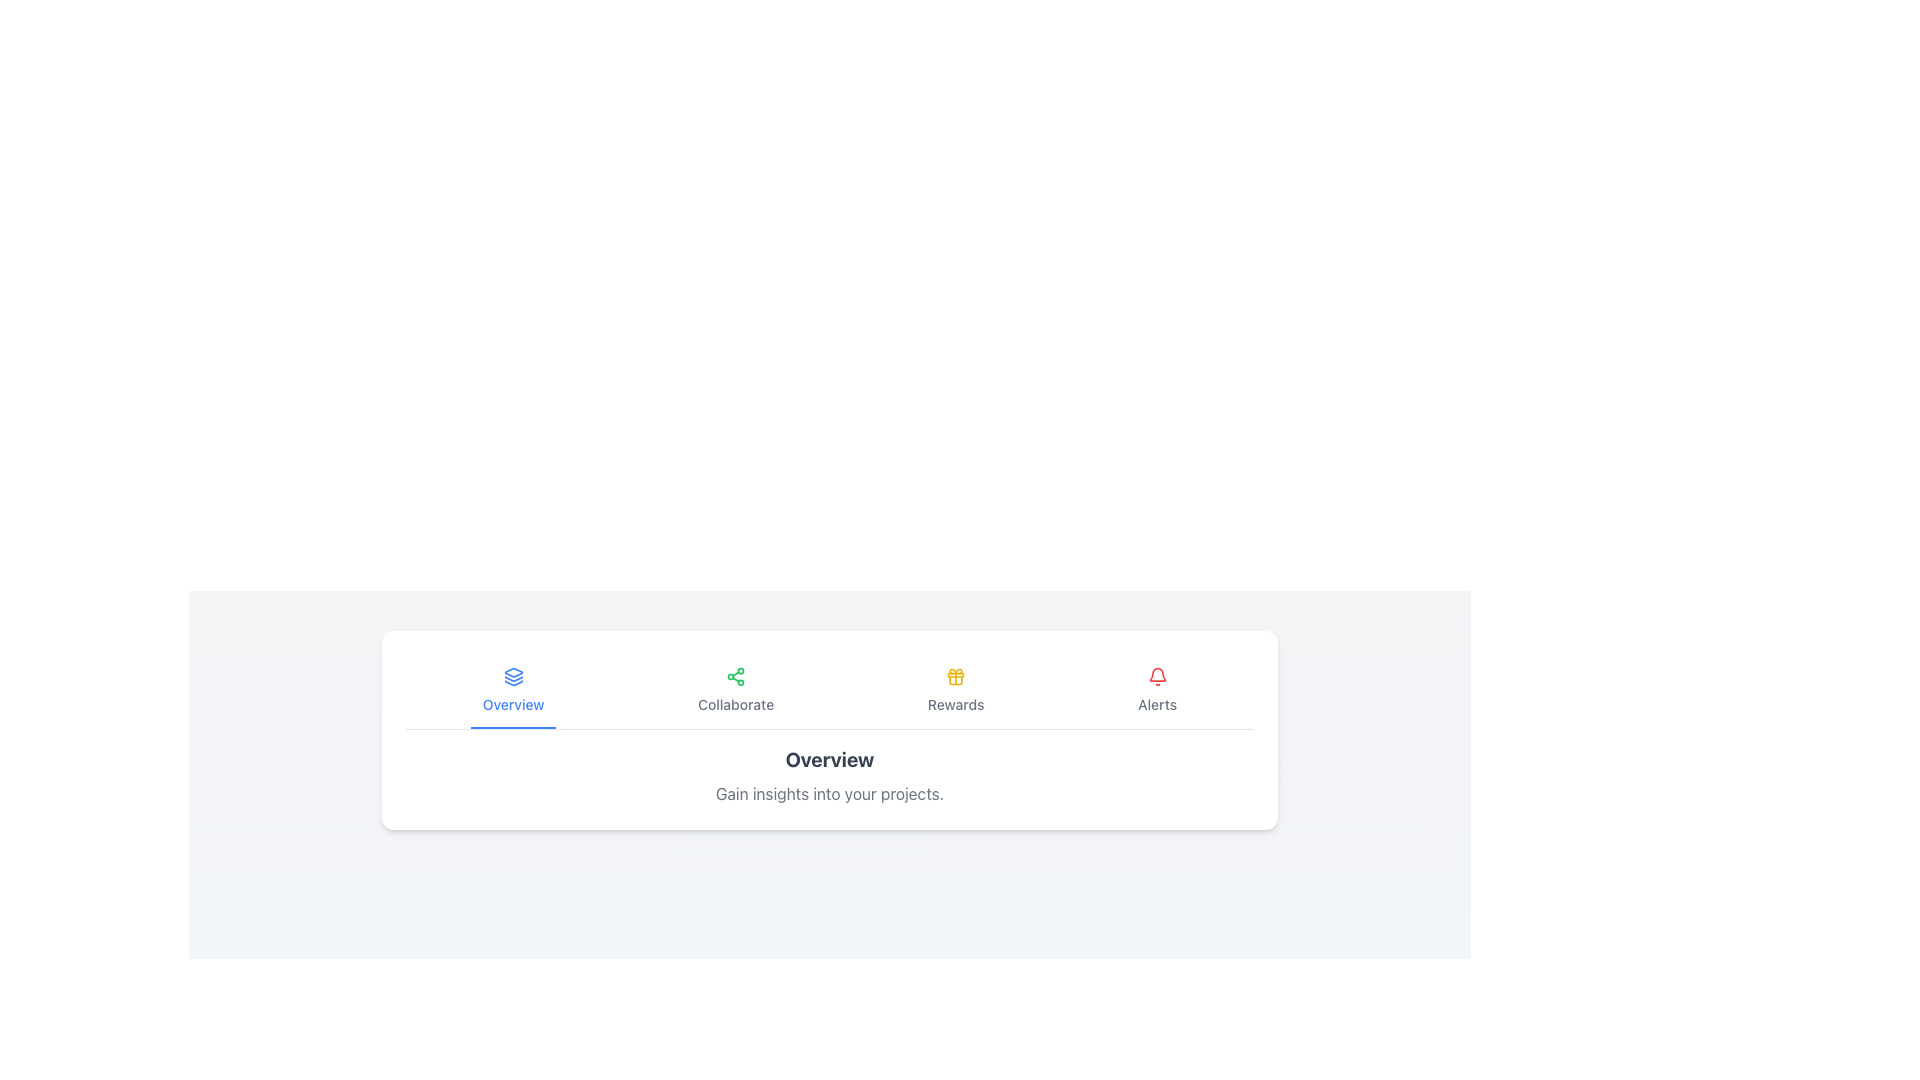  I want to click on the 'Rewards' icon located in the third column of the horizontal menu, so click(955, 676).